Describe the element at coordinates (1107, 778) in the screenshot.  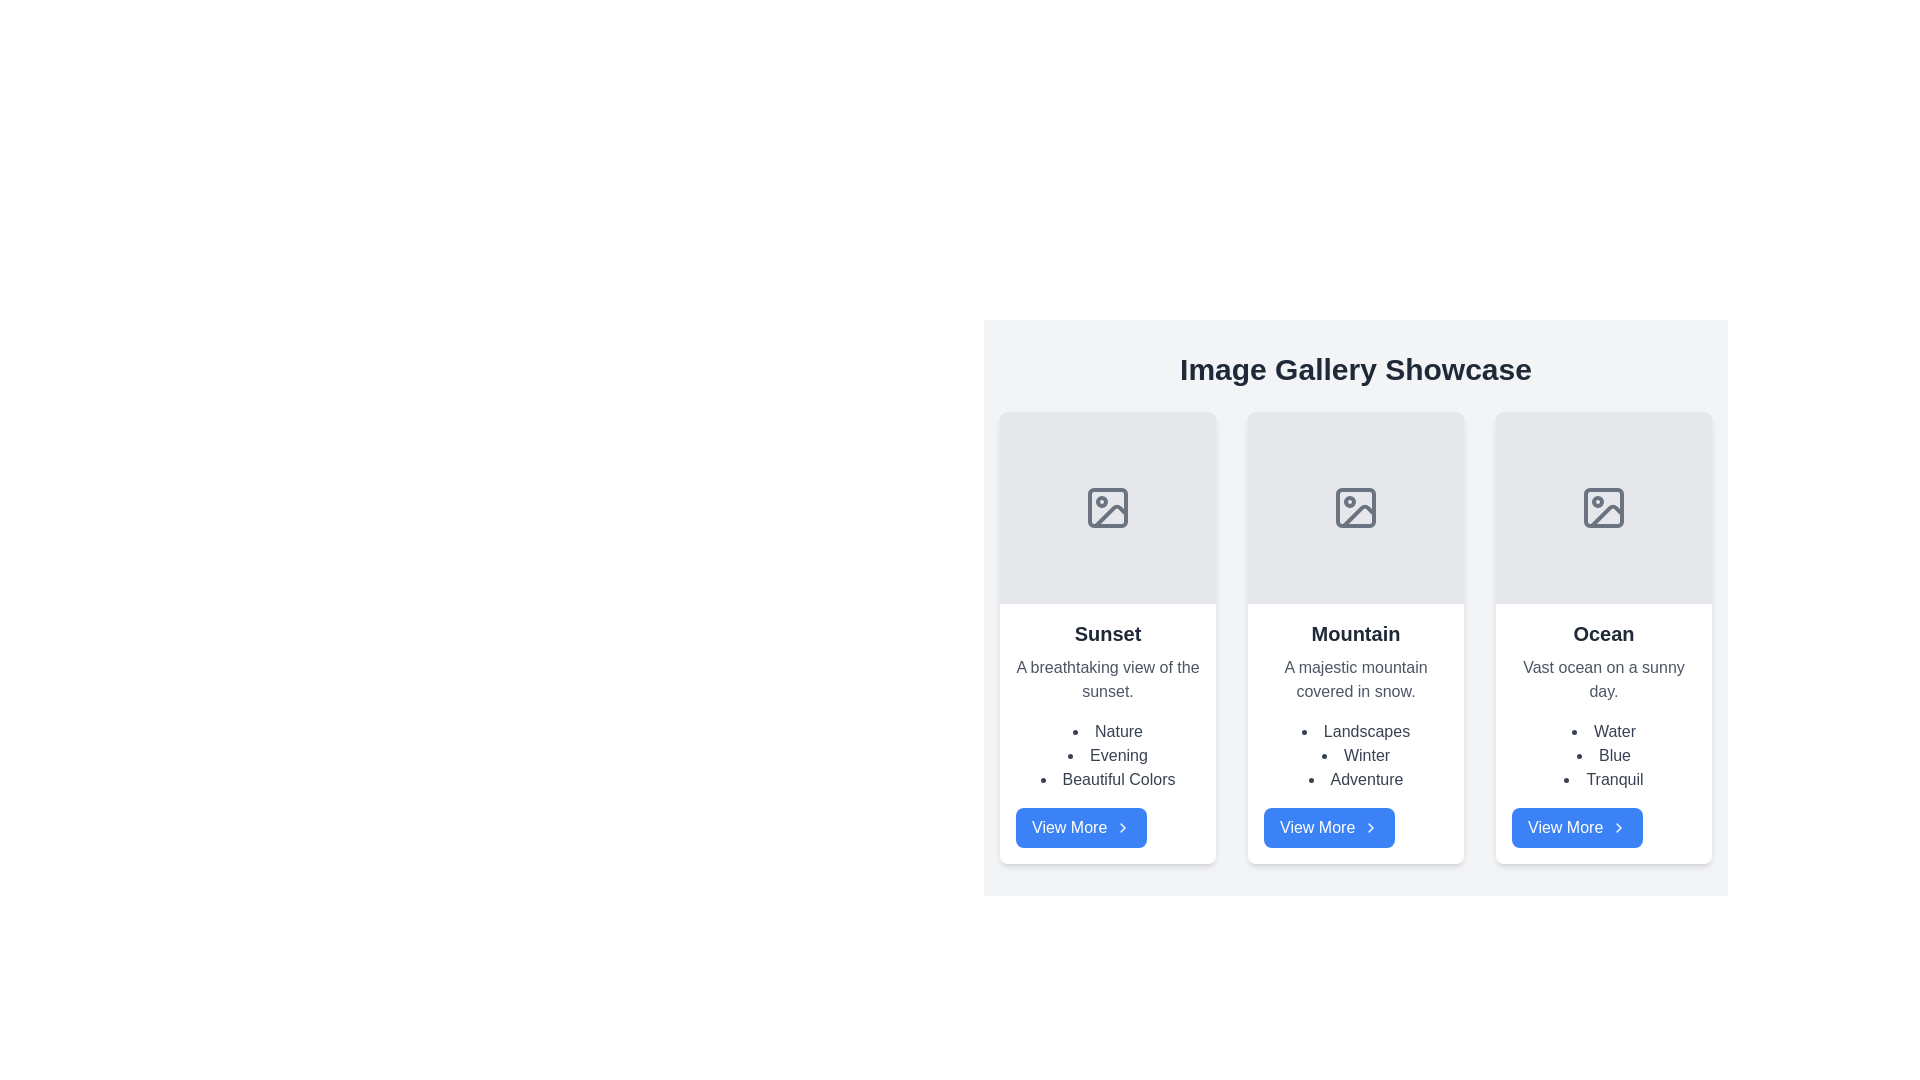
I see `the text 'Beautiful Colors' in the list under the 'Sunset' card` at that location.